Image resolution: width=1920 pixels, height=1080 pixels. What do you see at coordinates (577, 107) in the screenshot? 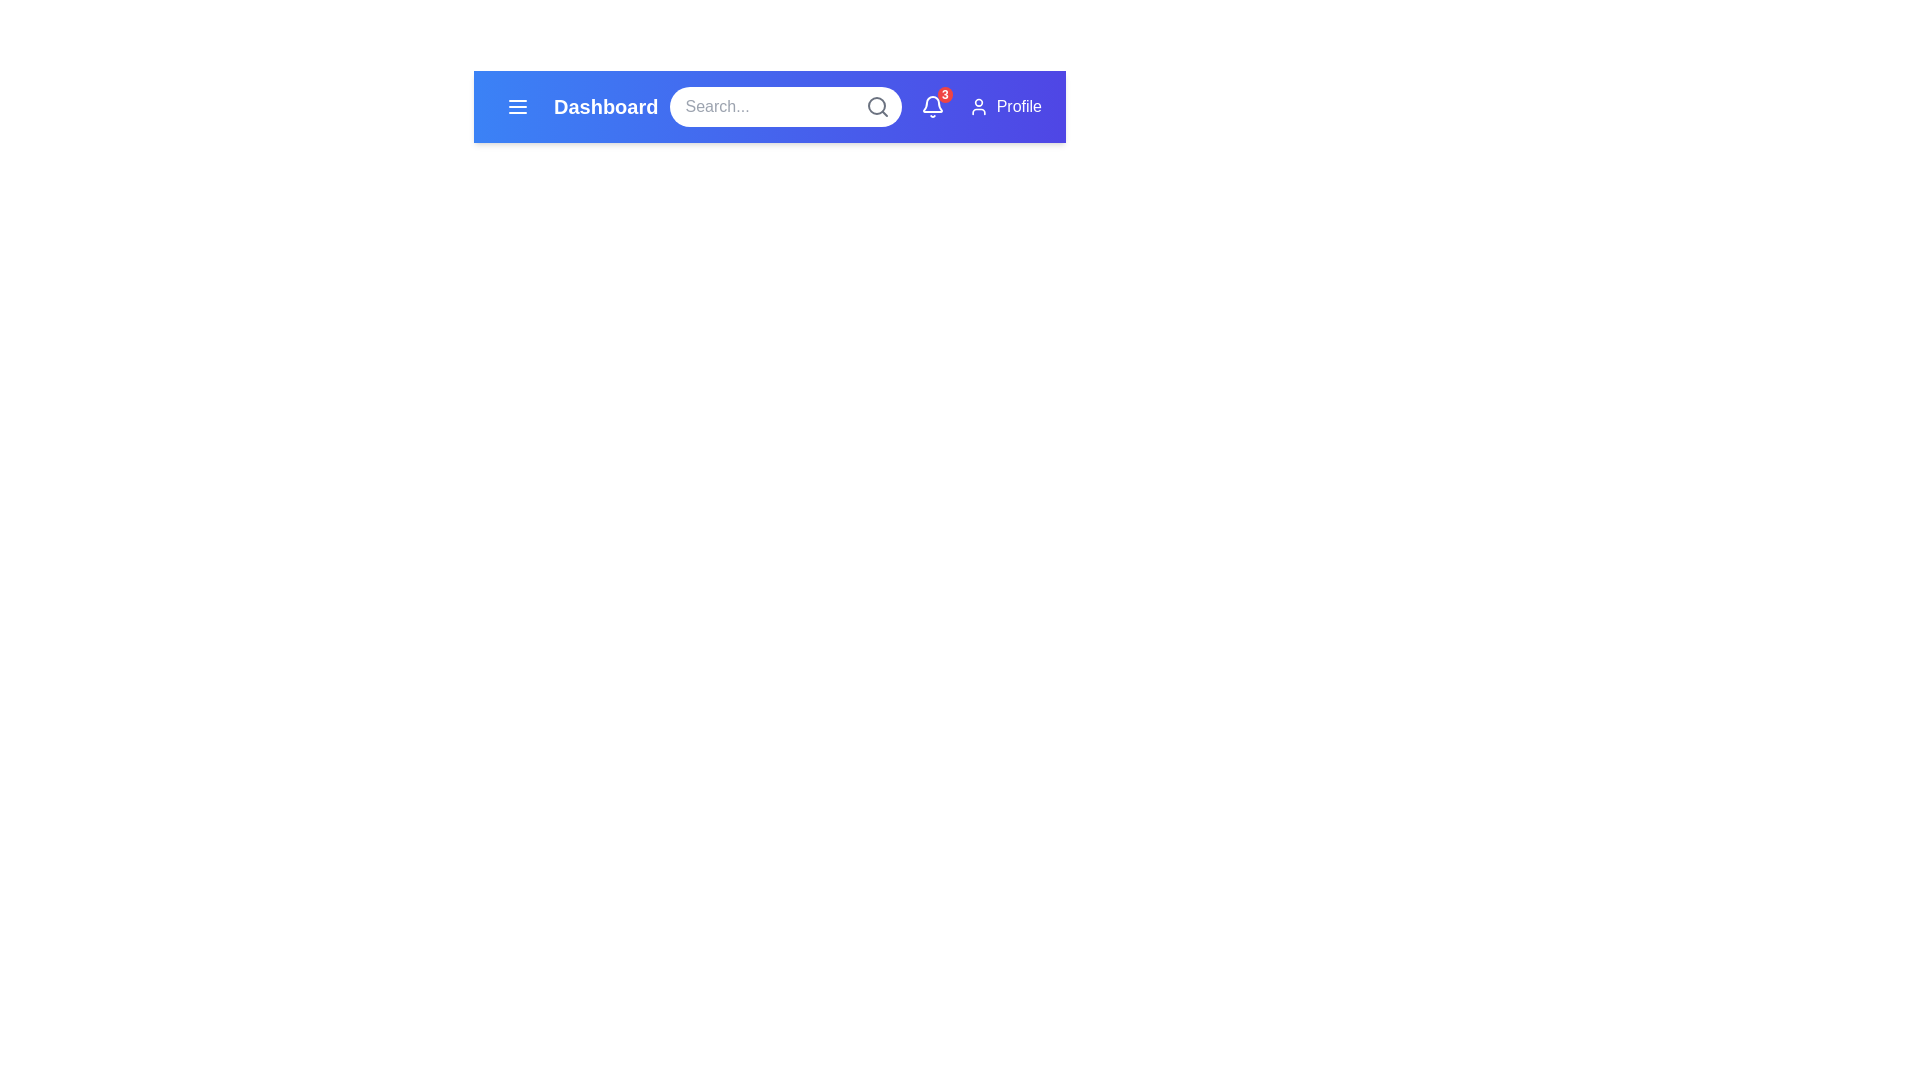
I see `the 'Dashboard' label or navigation link located on the far-left side of the top navigation bar, adjacent to the hamburger menu icon and the search bar` at bounding box center [577, 107].